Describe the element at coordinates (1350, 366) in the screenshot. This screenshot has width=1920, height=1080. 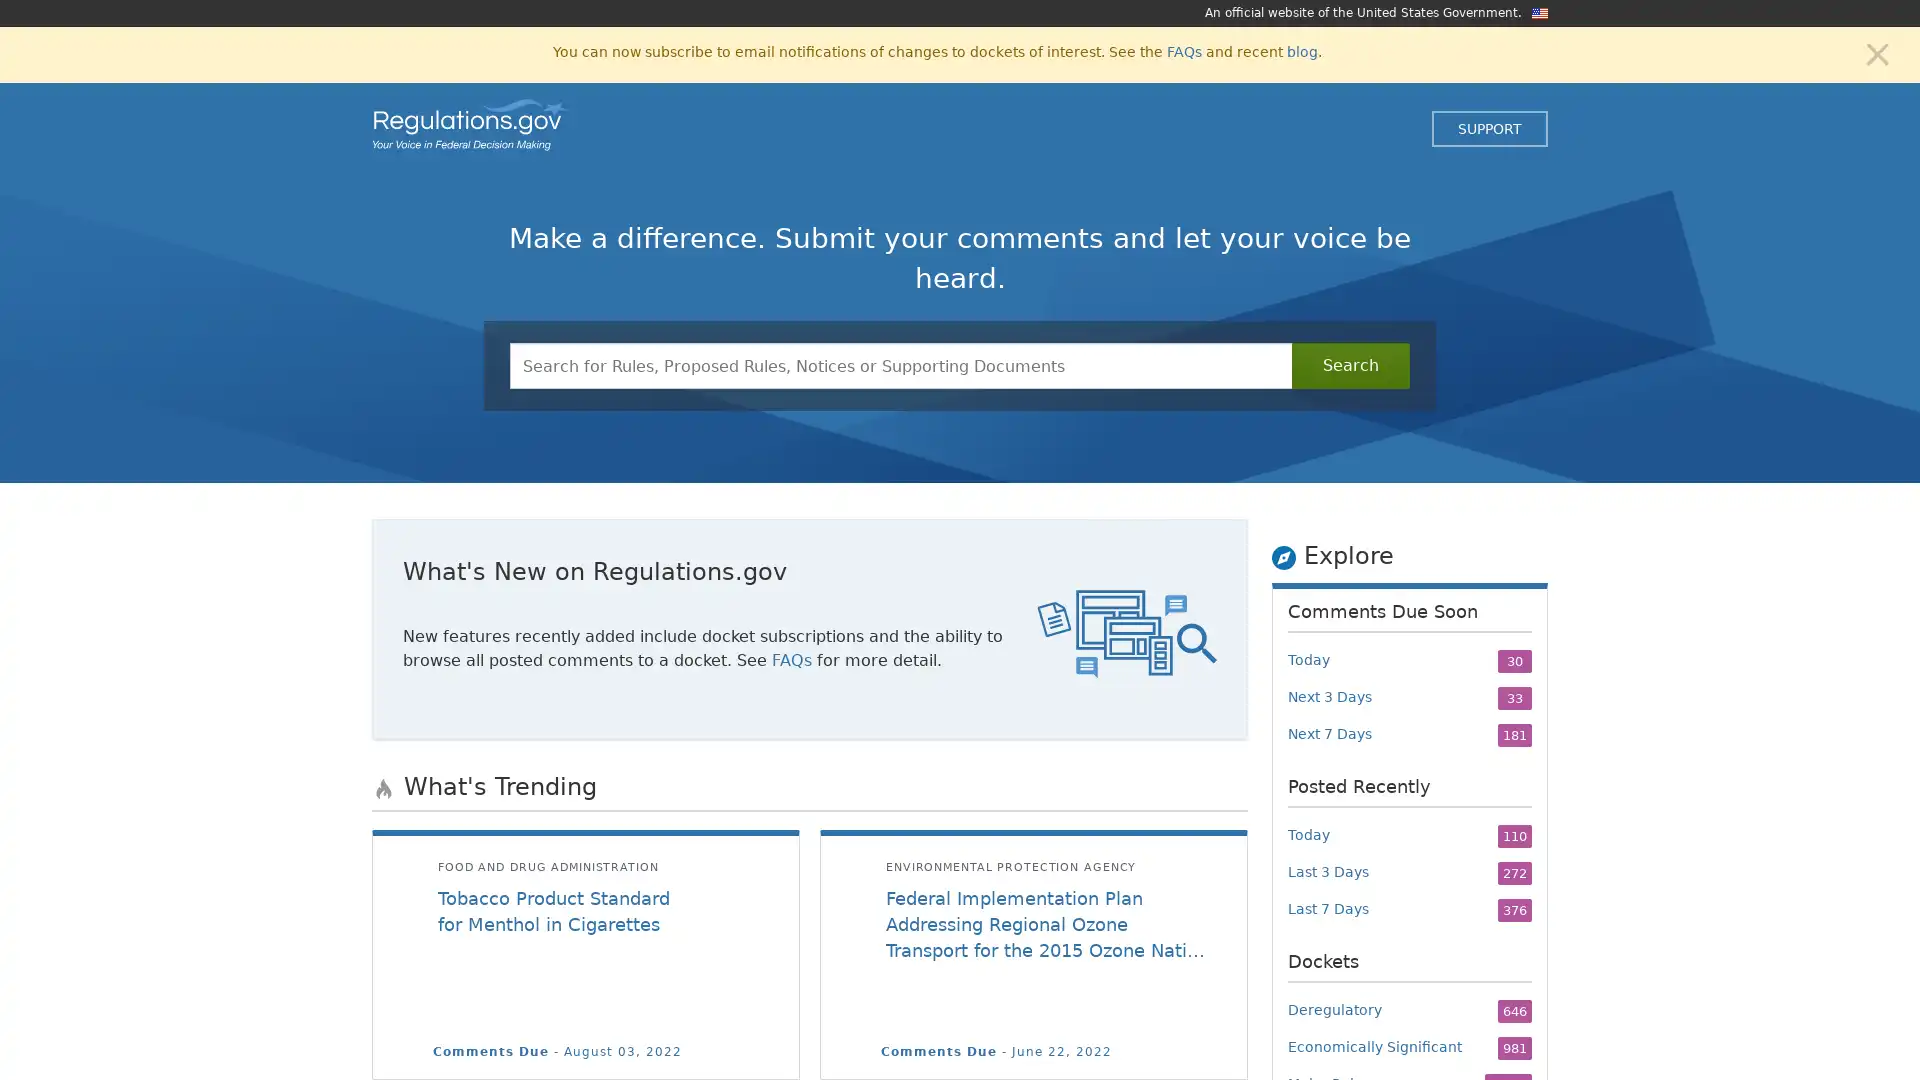
I see `Search` at that location.